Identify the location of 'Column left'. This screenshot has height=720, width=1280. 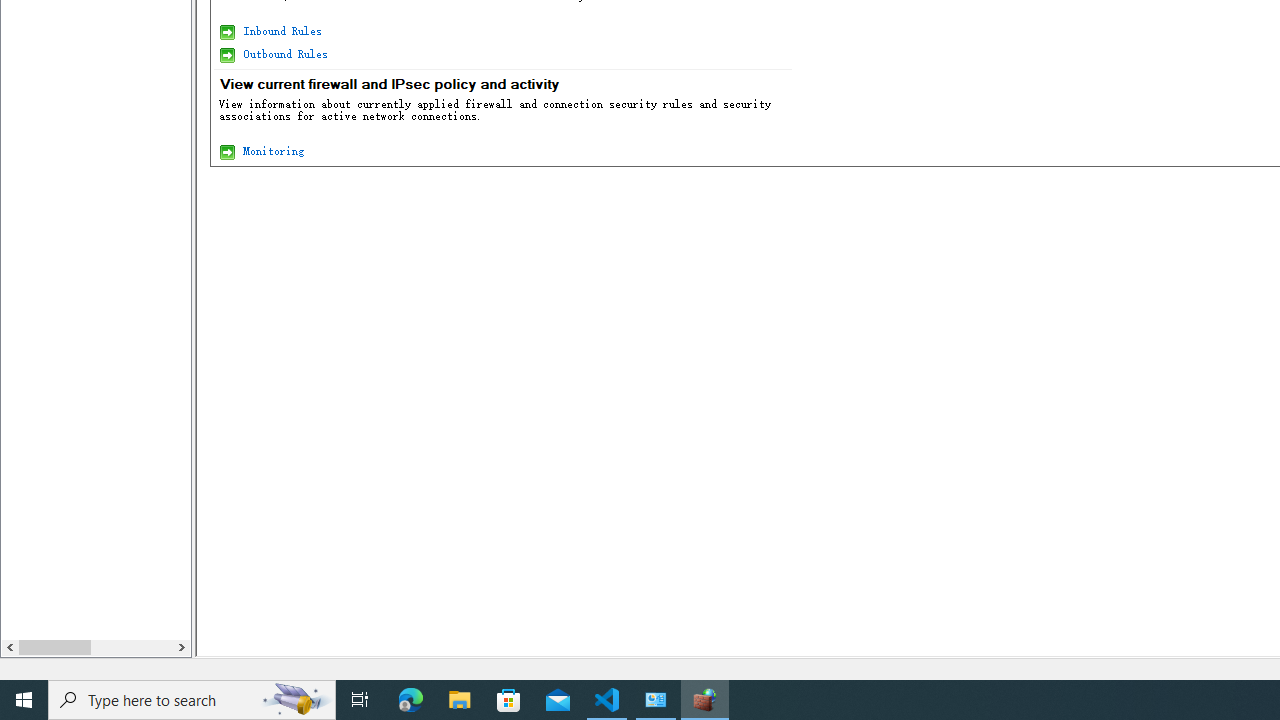
(10, 647).